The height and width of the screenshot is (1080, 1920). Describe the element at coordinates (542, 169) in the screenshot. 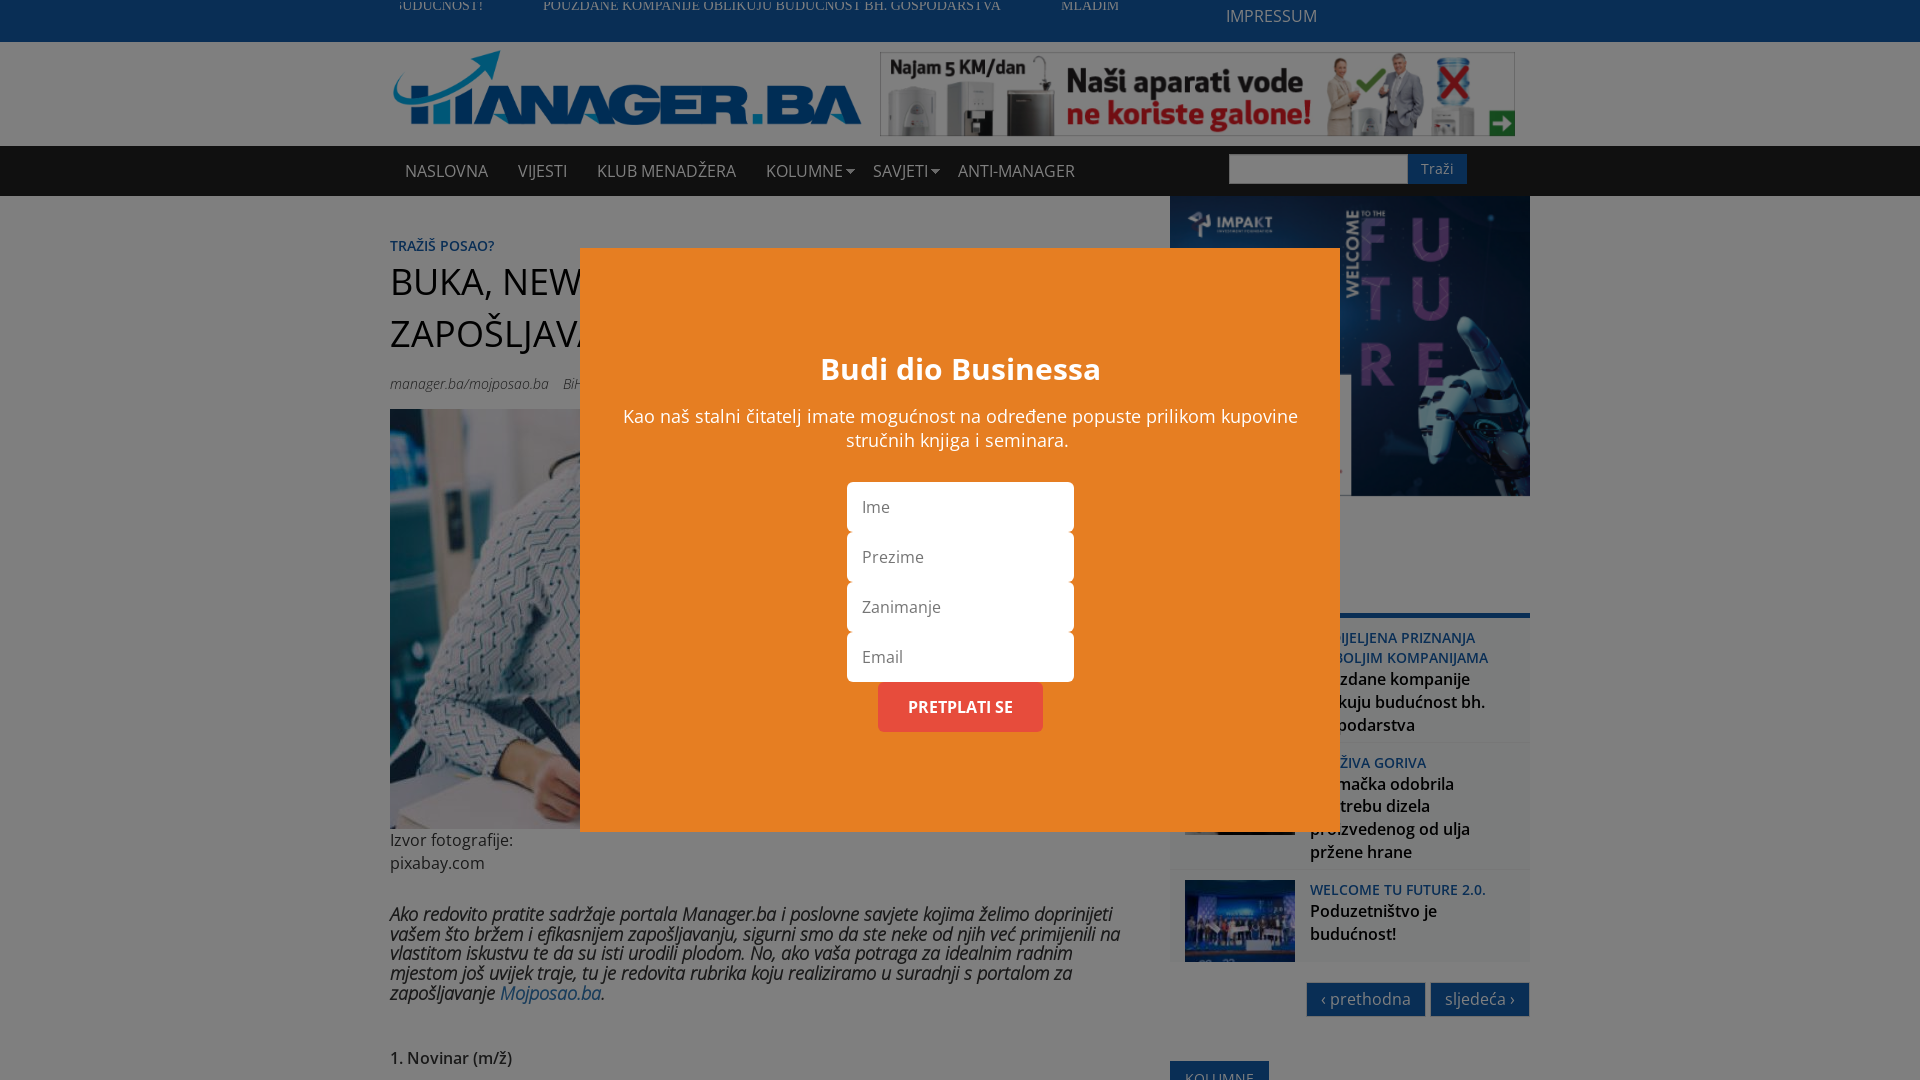

I see `'VIJESTI'` at that location.